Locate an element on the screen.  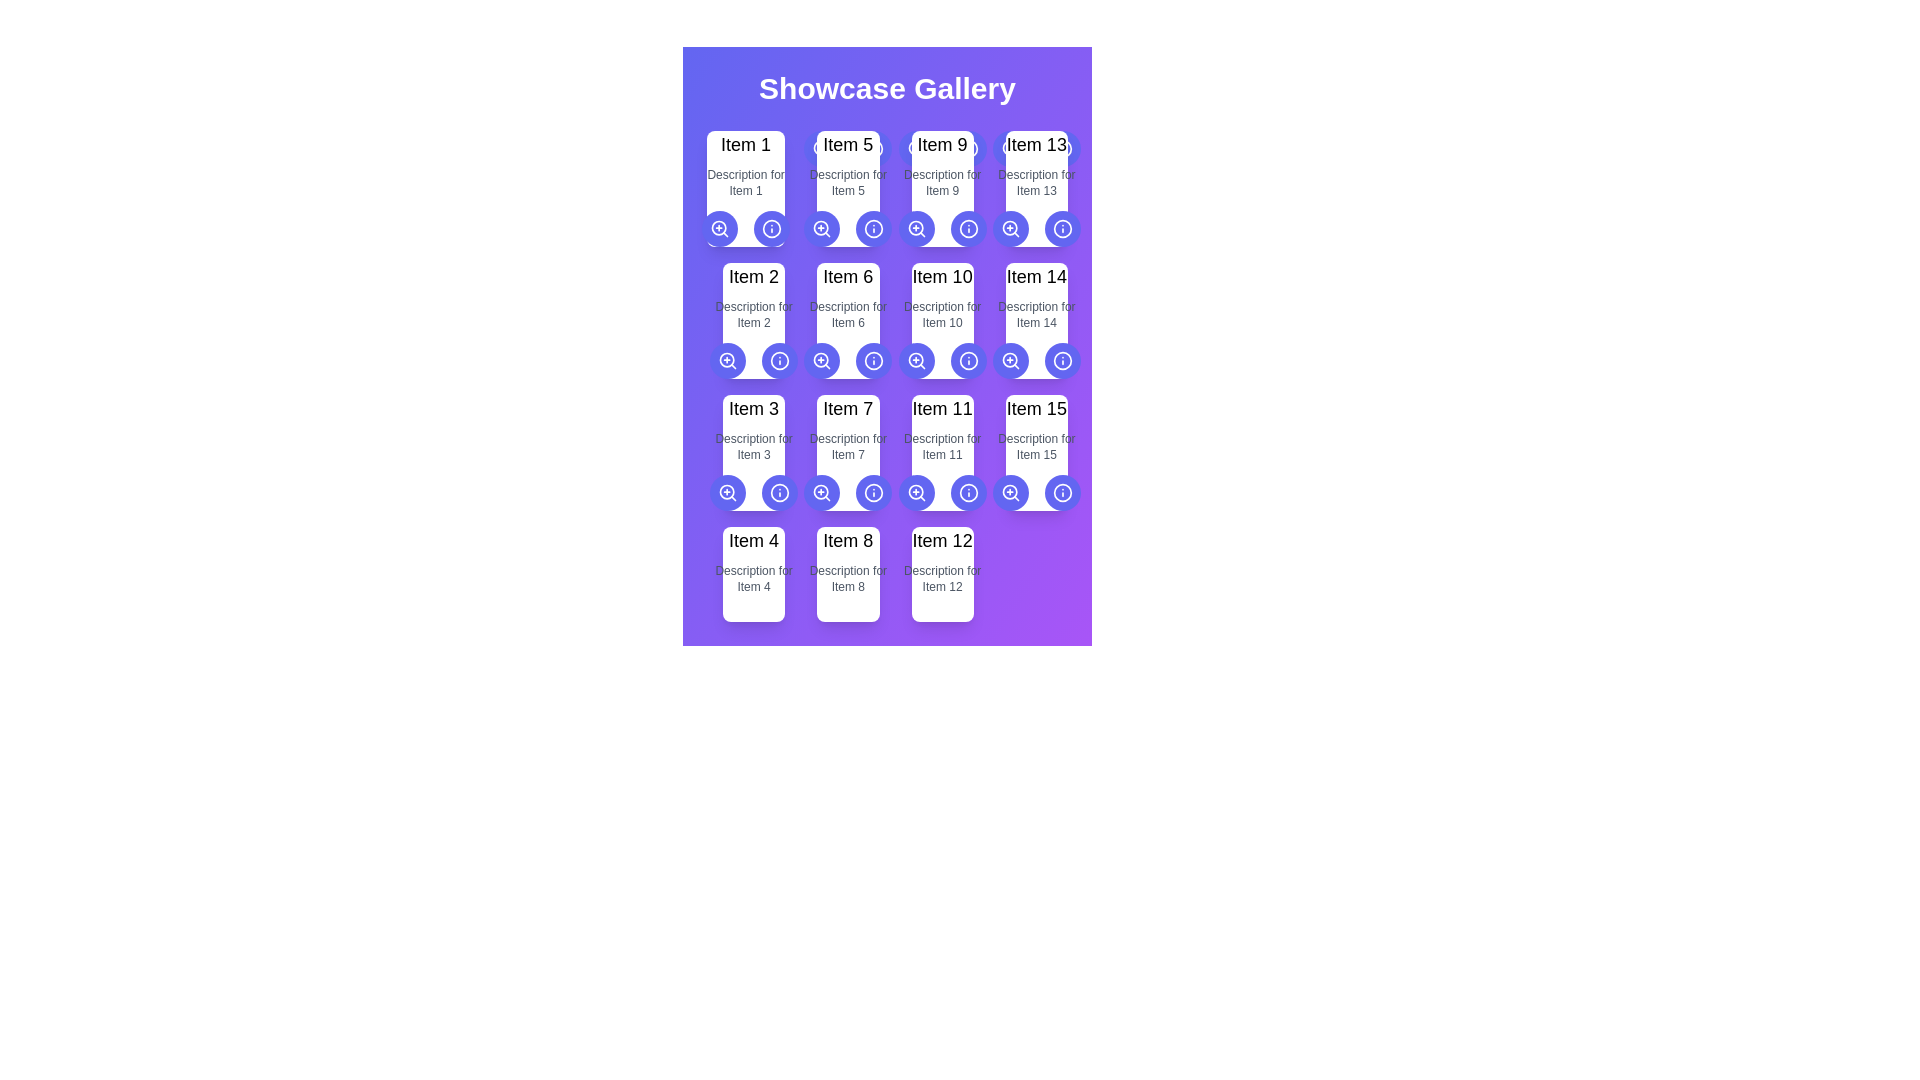
the static text label displaying 'Item 2' in bold, black font located at the upper-left corner of a grid structure, in the second cell of the first row is located at coordinates (753, 277).